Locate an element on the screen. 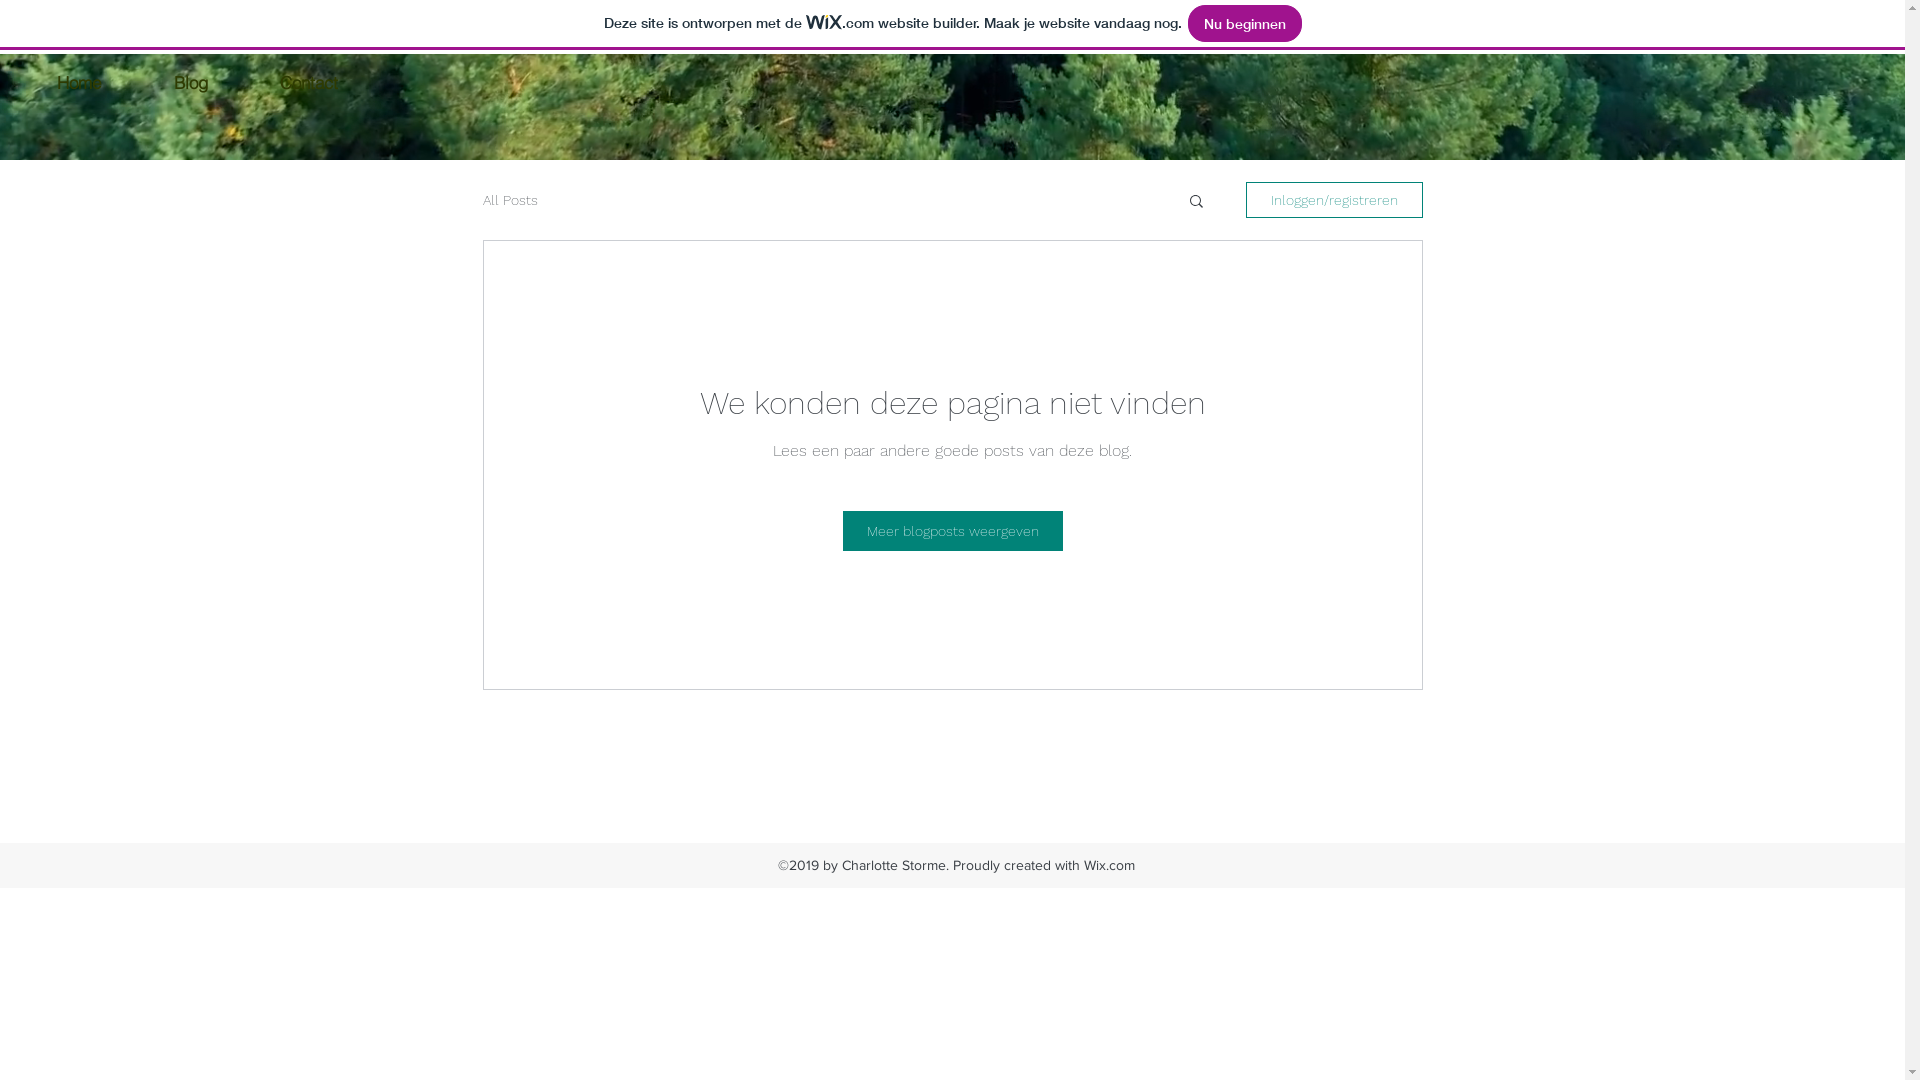 This screenshot has width=1920, height=1080. 'Inloggen/registreren' is located at coordinates (1334, 200).